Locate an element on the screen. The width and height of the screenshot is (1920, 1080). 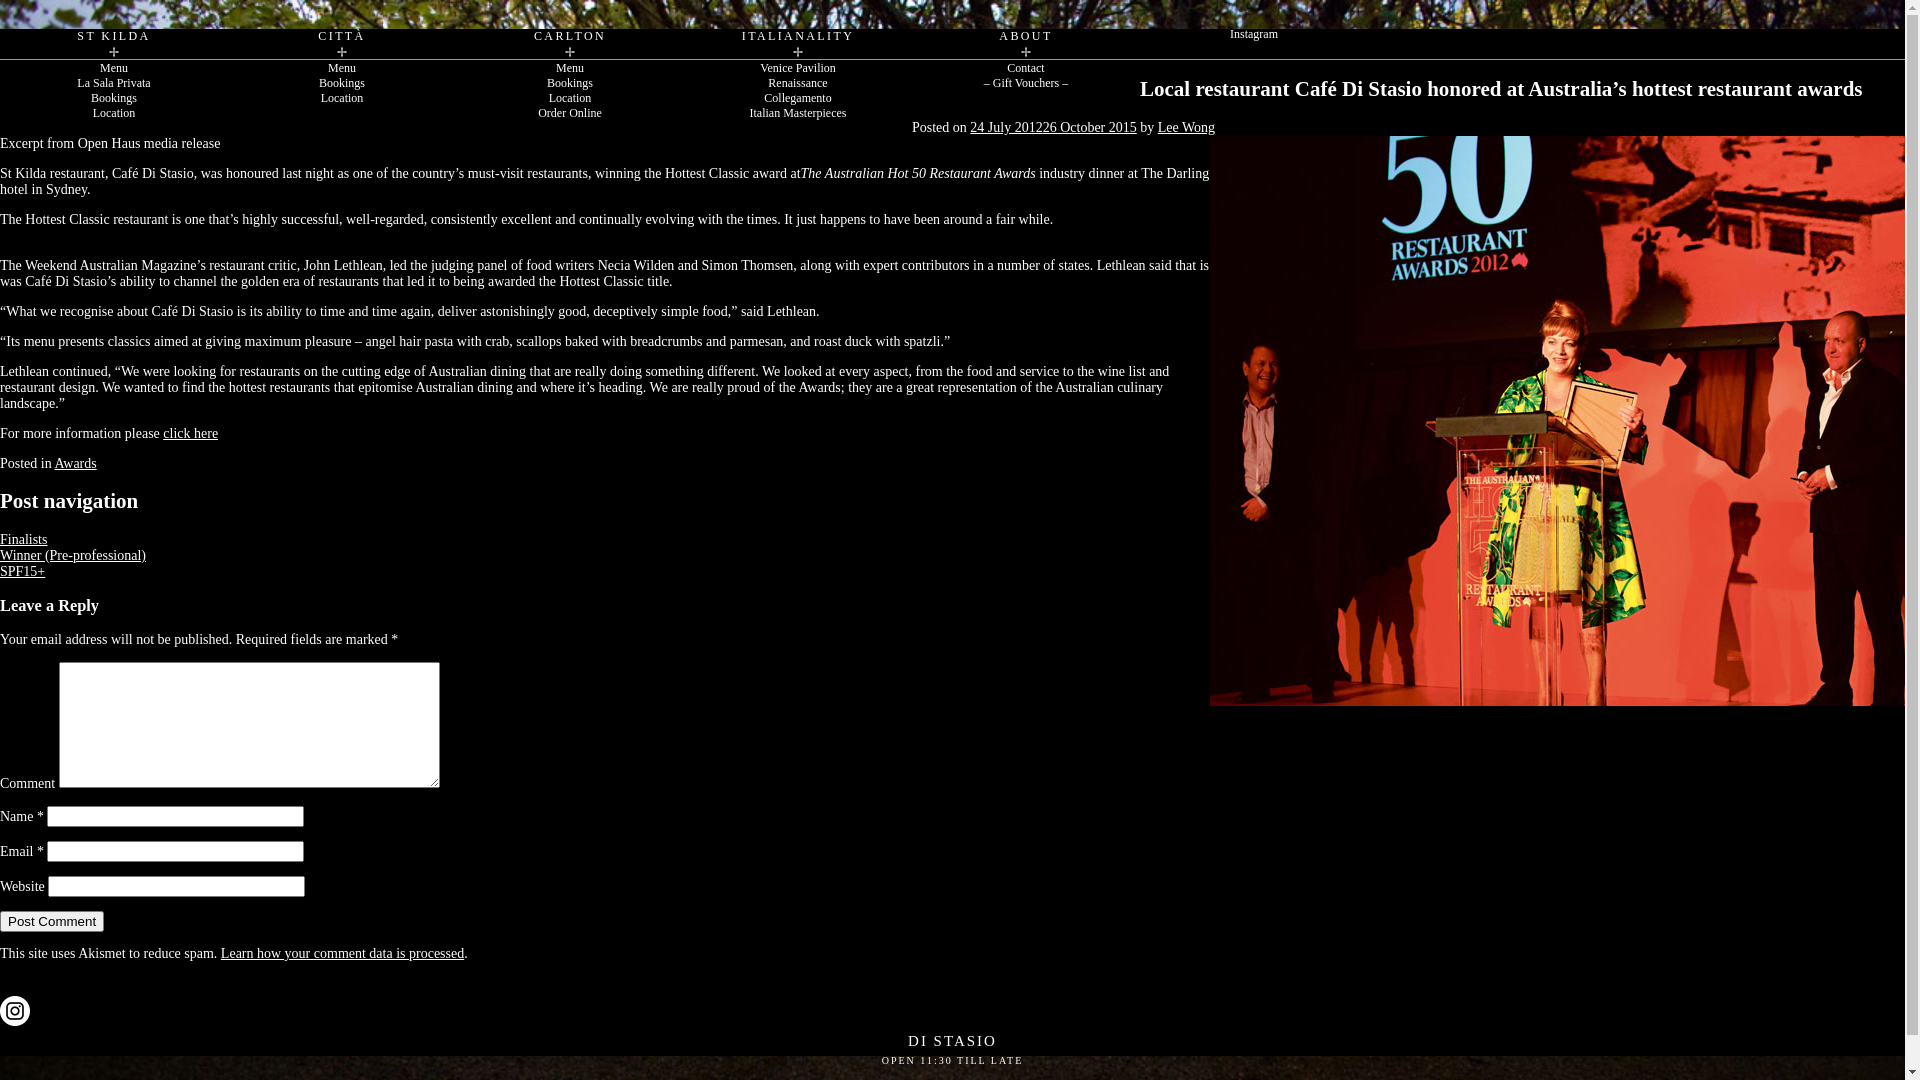
'Finalists' is located at coordinates (23, 538).